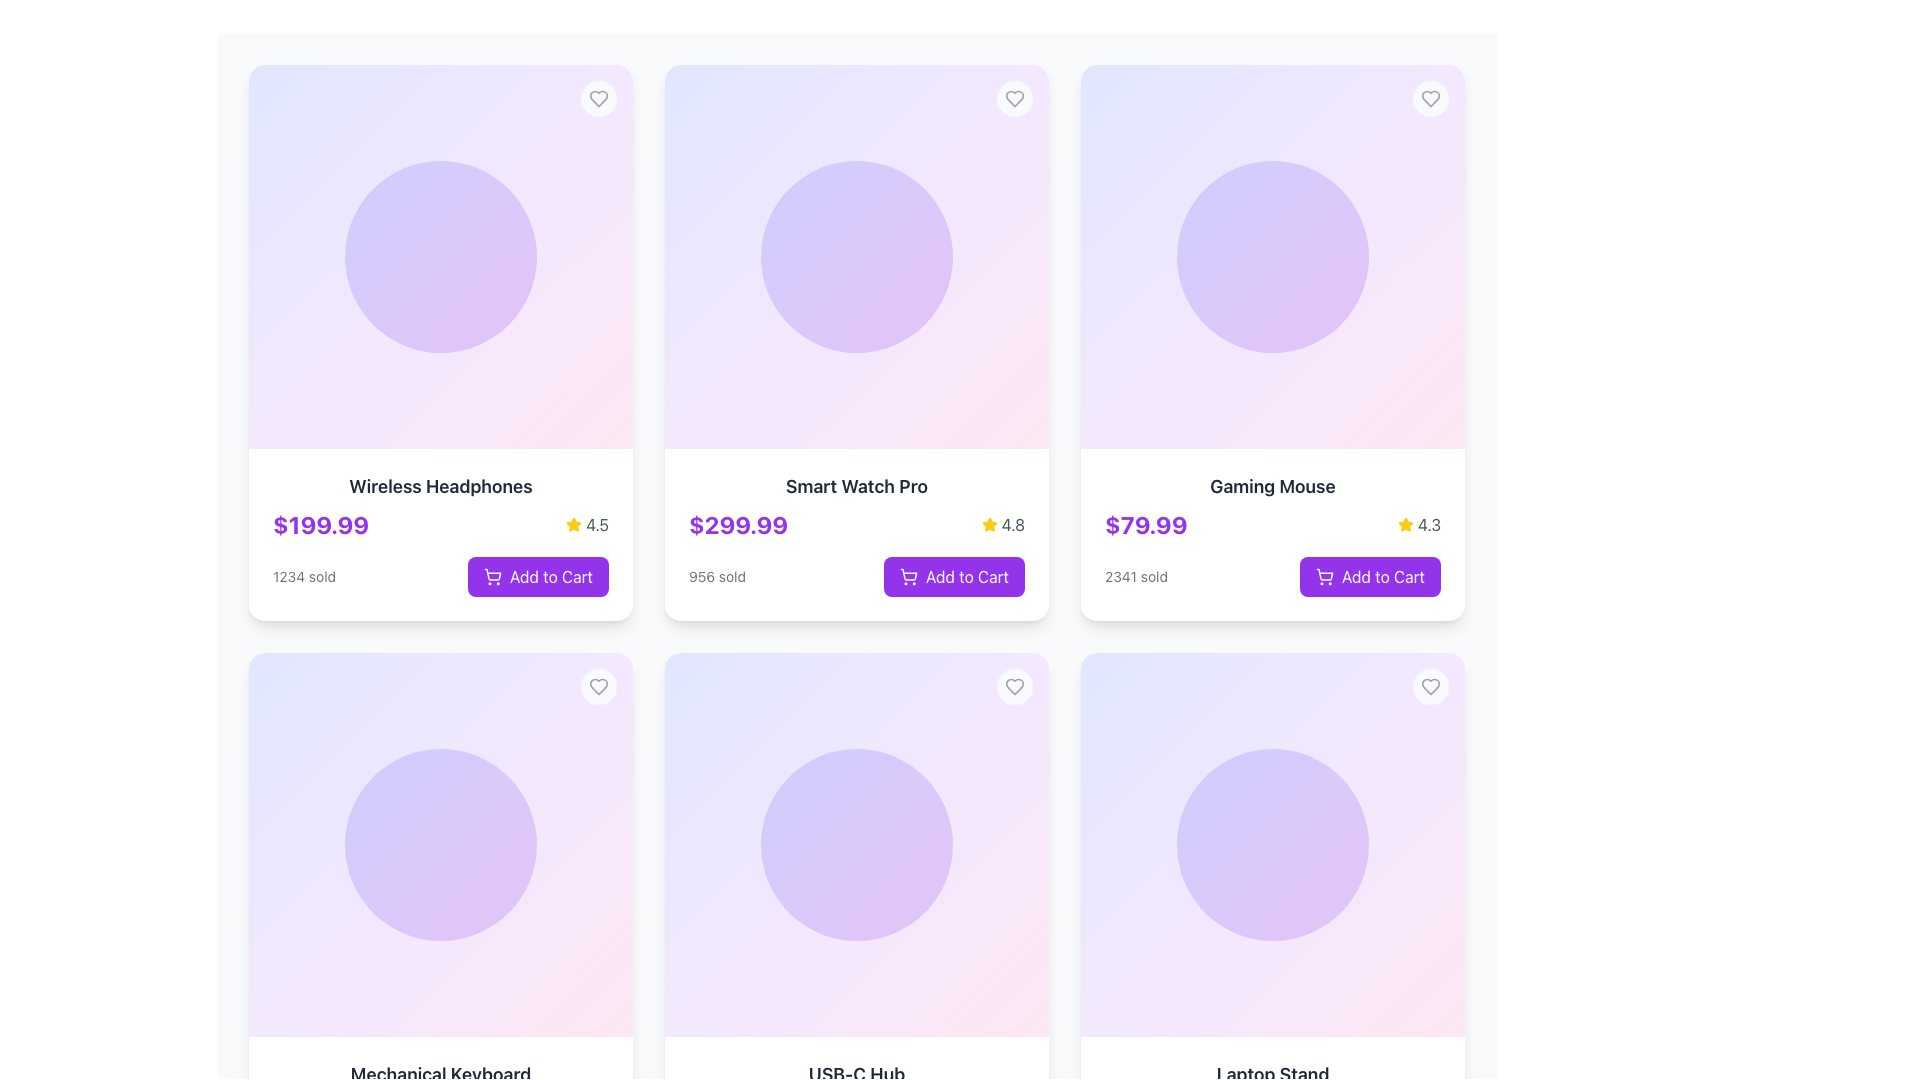 The width and height of the screenshot is (1920, 1080). Describe the element at coordinates (440, 577) in the screenshot. I see `the 'Add to Cart' button for the product 'Wireless Headphones'` at that location.